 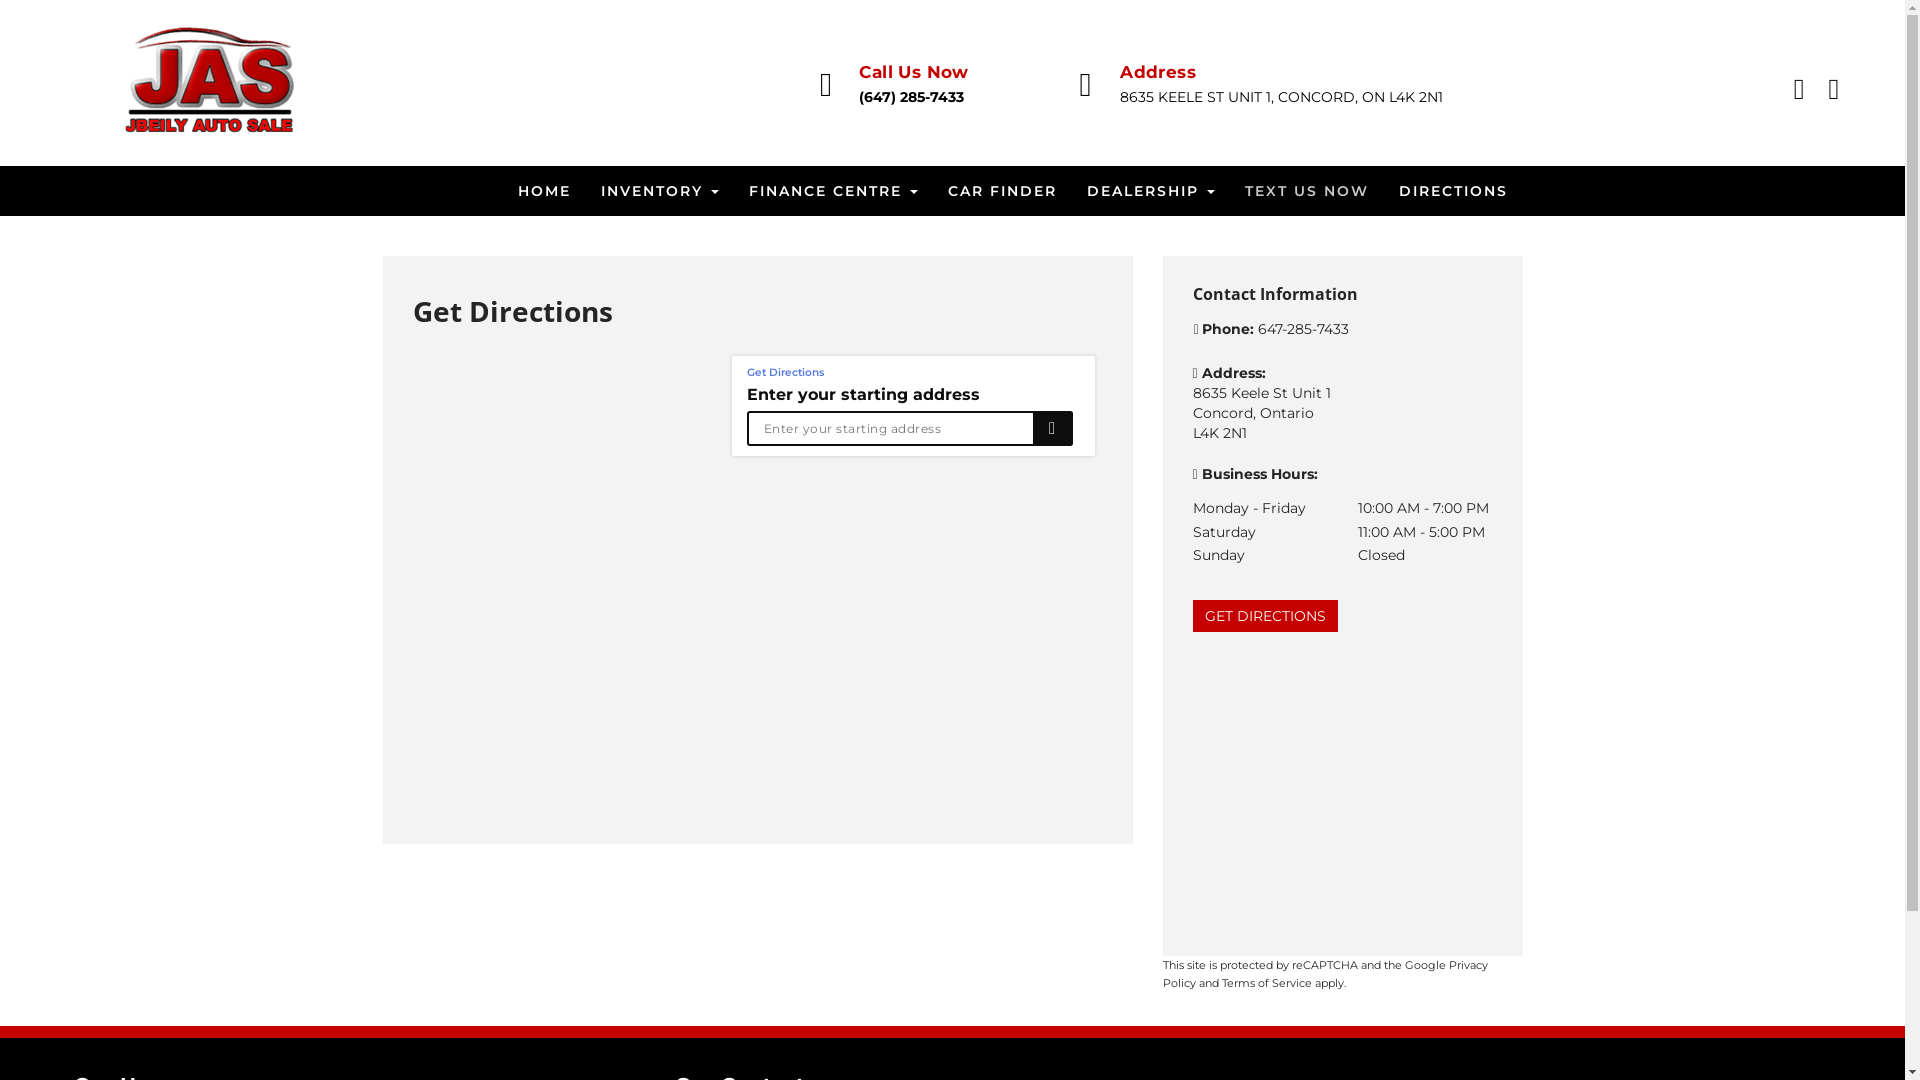 I want to click on 'FINANCE CENTRE', so click(x=833, y=191).